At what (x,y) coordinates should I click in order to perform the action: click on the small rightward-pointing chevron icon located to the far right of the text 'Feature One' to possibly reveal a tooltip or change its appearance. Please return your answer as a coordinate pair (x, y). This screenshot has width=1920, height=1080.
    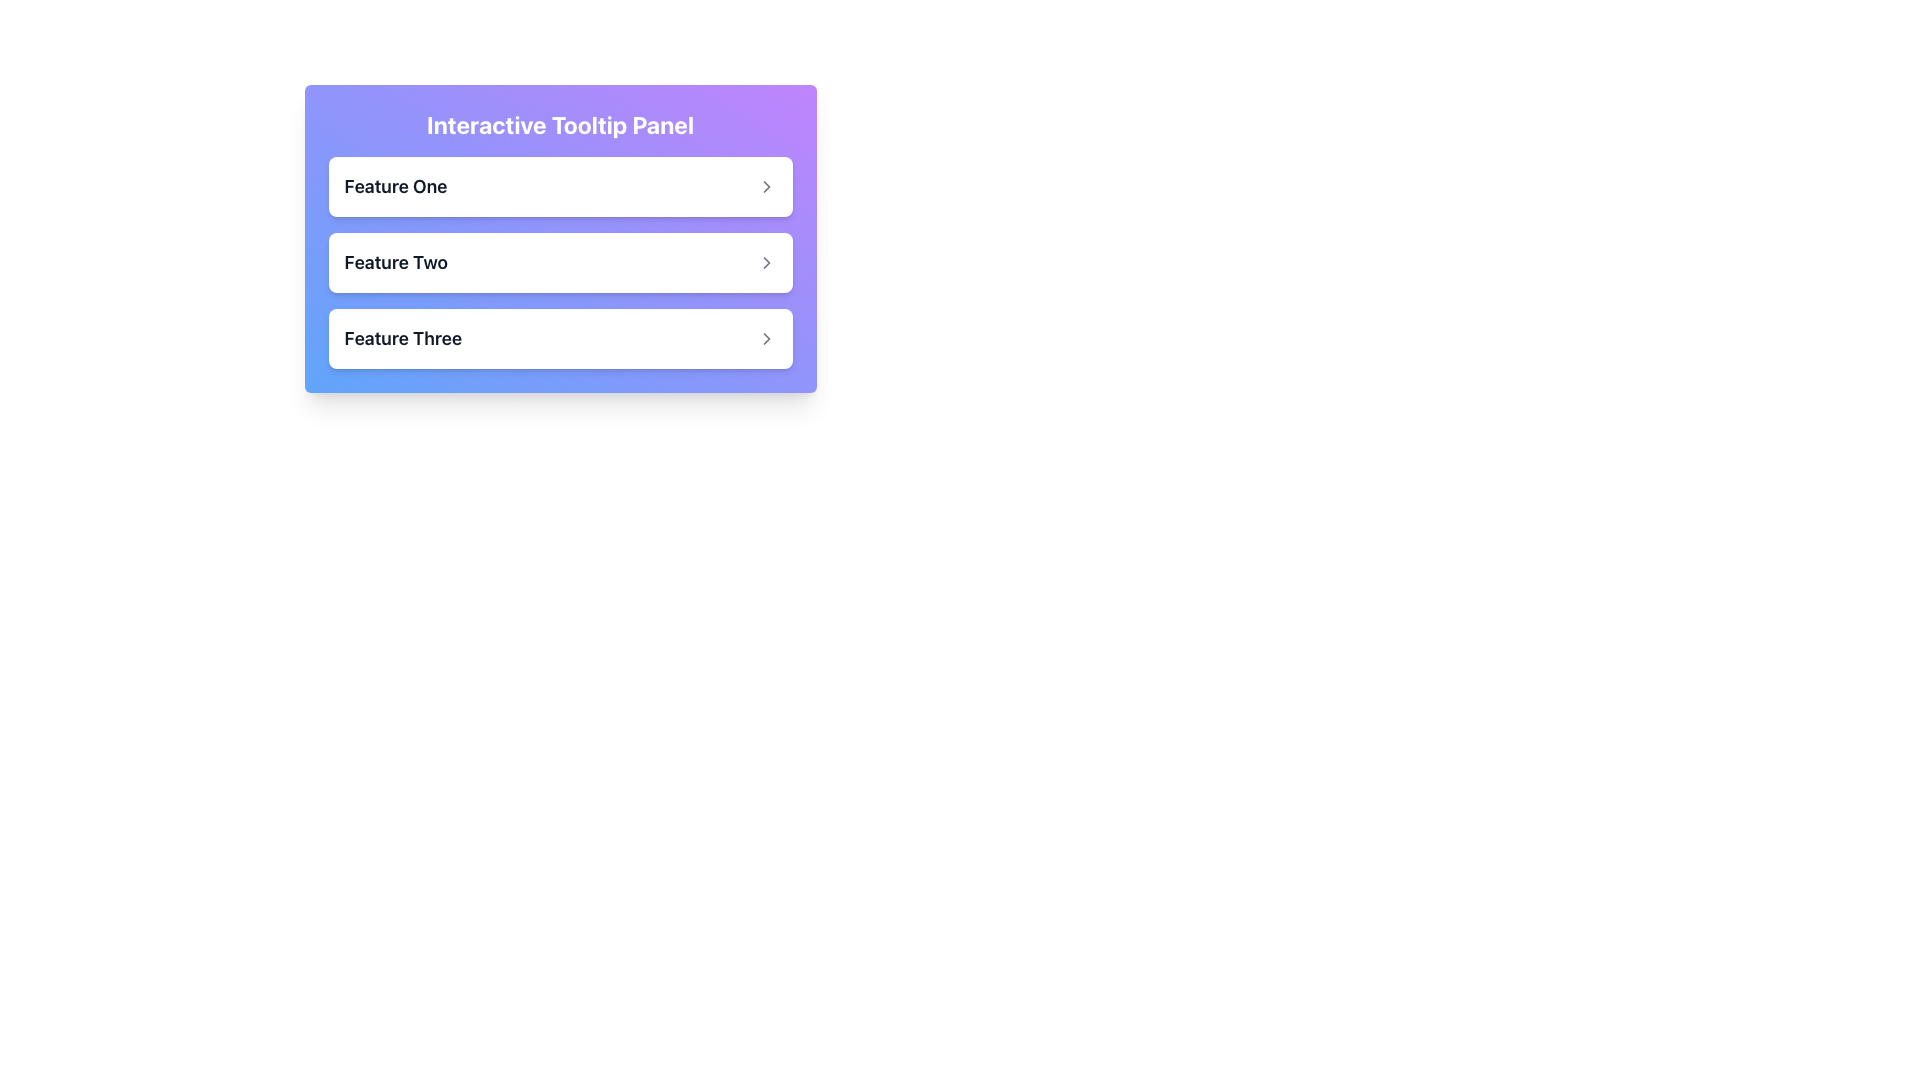
    Looking at the image, I should click on (765, 186).